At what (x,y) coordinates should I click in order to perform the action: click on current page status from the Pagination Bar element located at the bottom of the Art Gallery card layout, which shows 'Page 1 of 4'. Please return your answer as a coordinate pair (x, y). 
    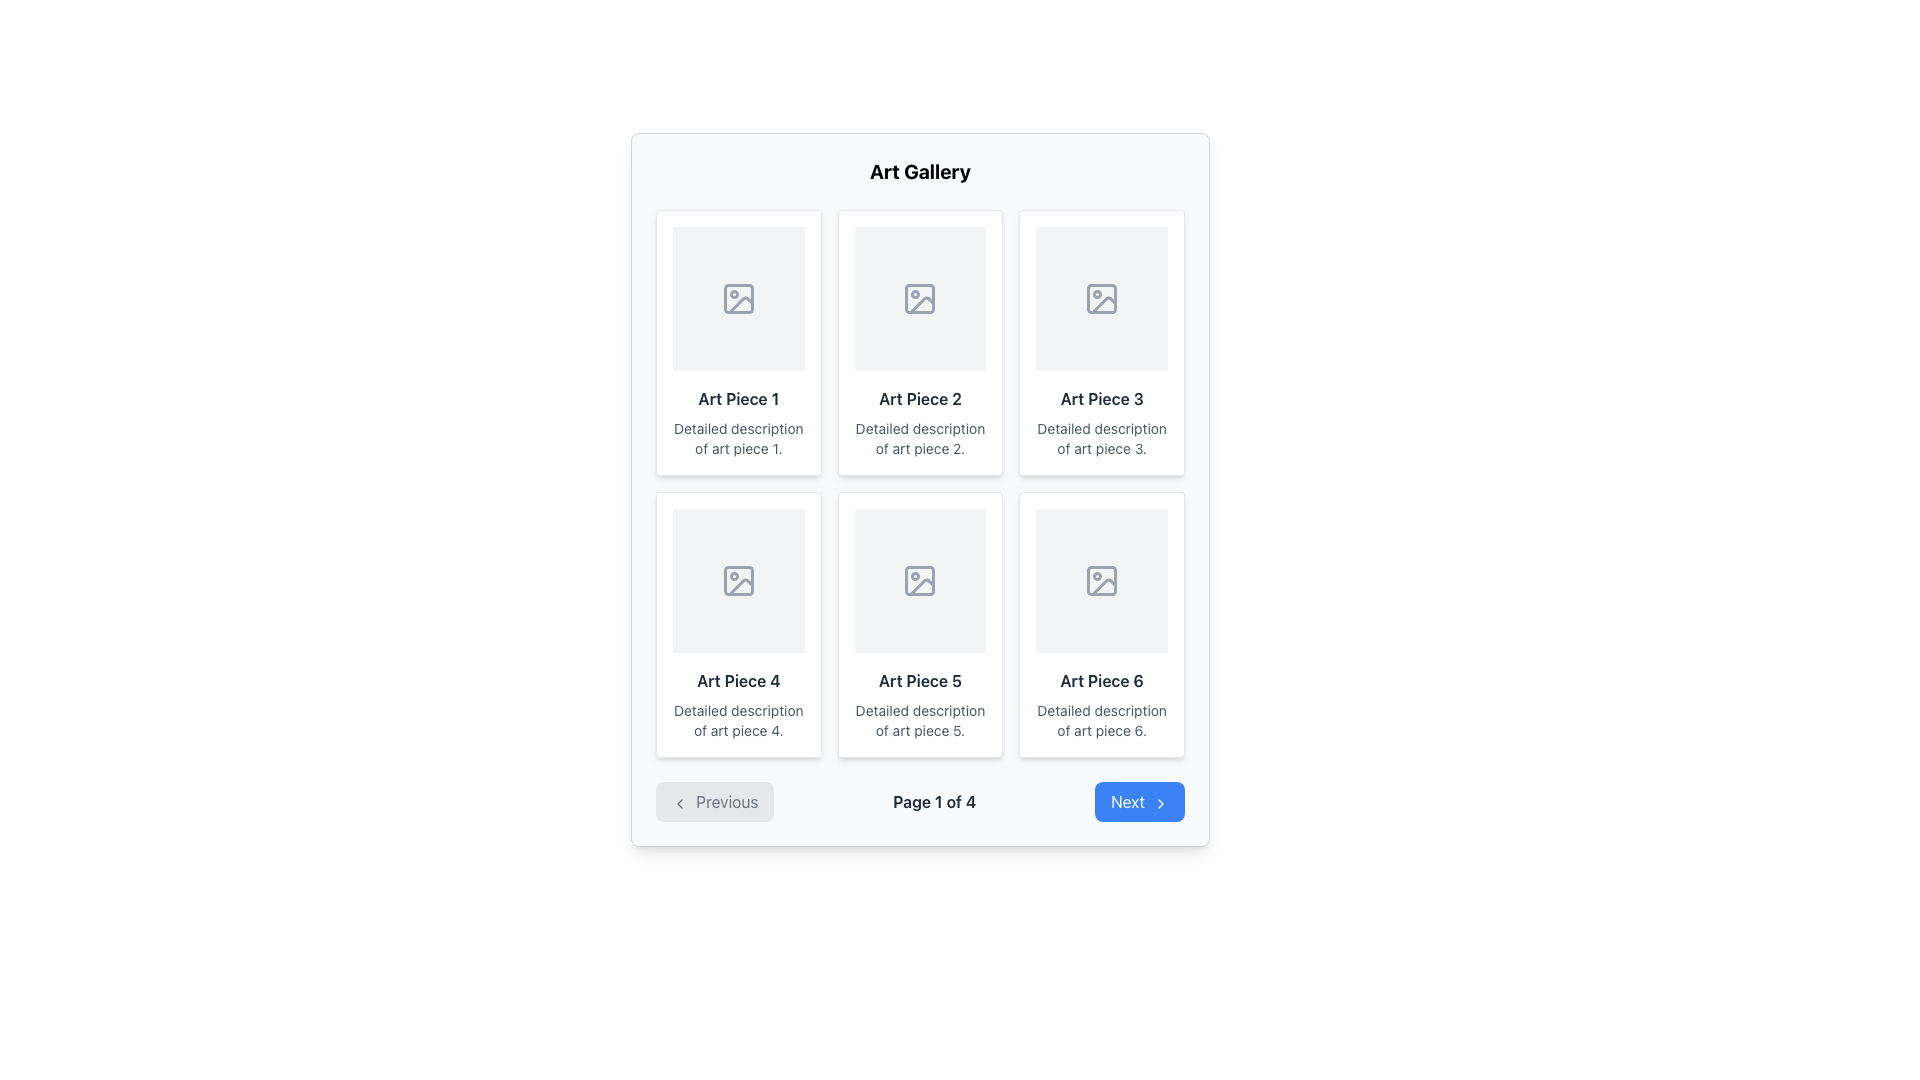
    Looking at the image, I should click on (919, 801).